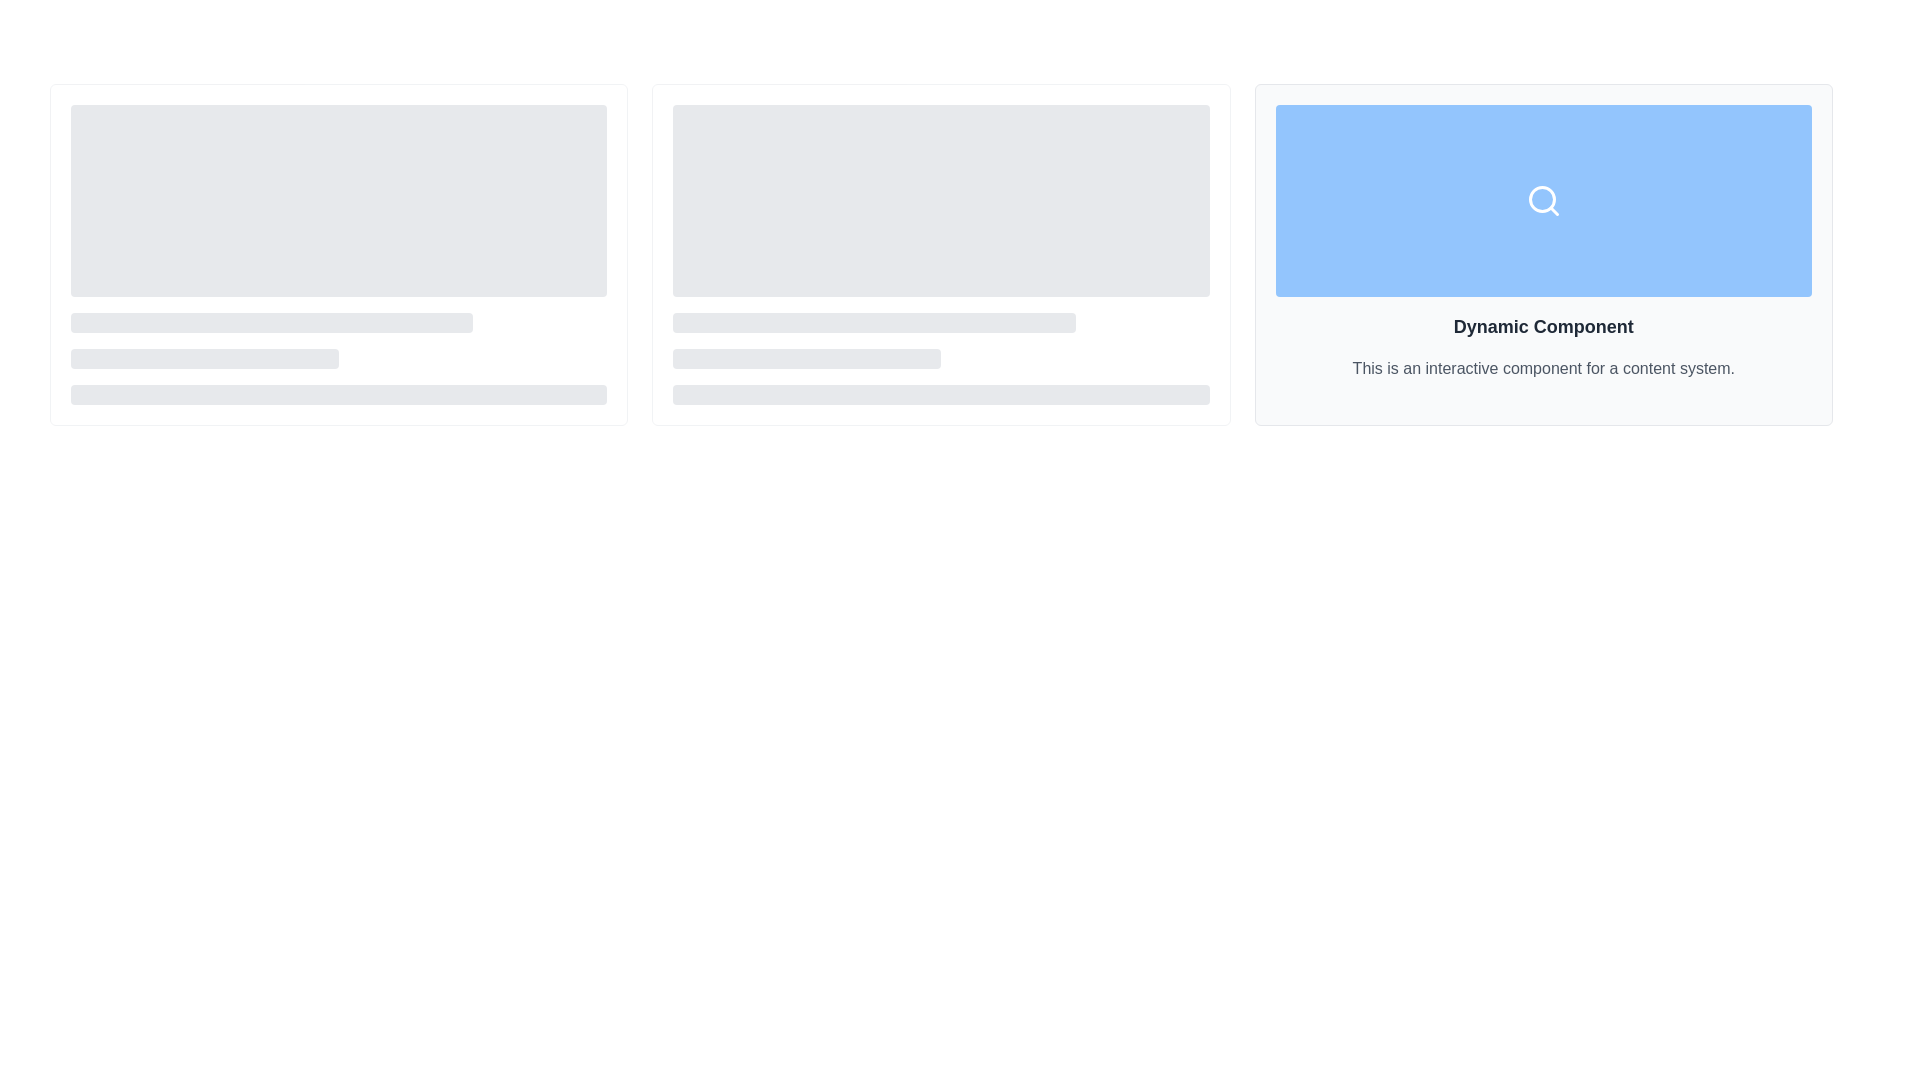  Describe the element at coordinates (271, 322) in the screenshot. I see `the first static decorative bar, which is a horizontally stretched, rounded rectangle with a gray background, located near the top among three similar elements` at that location.